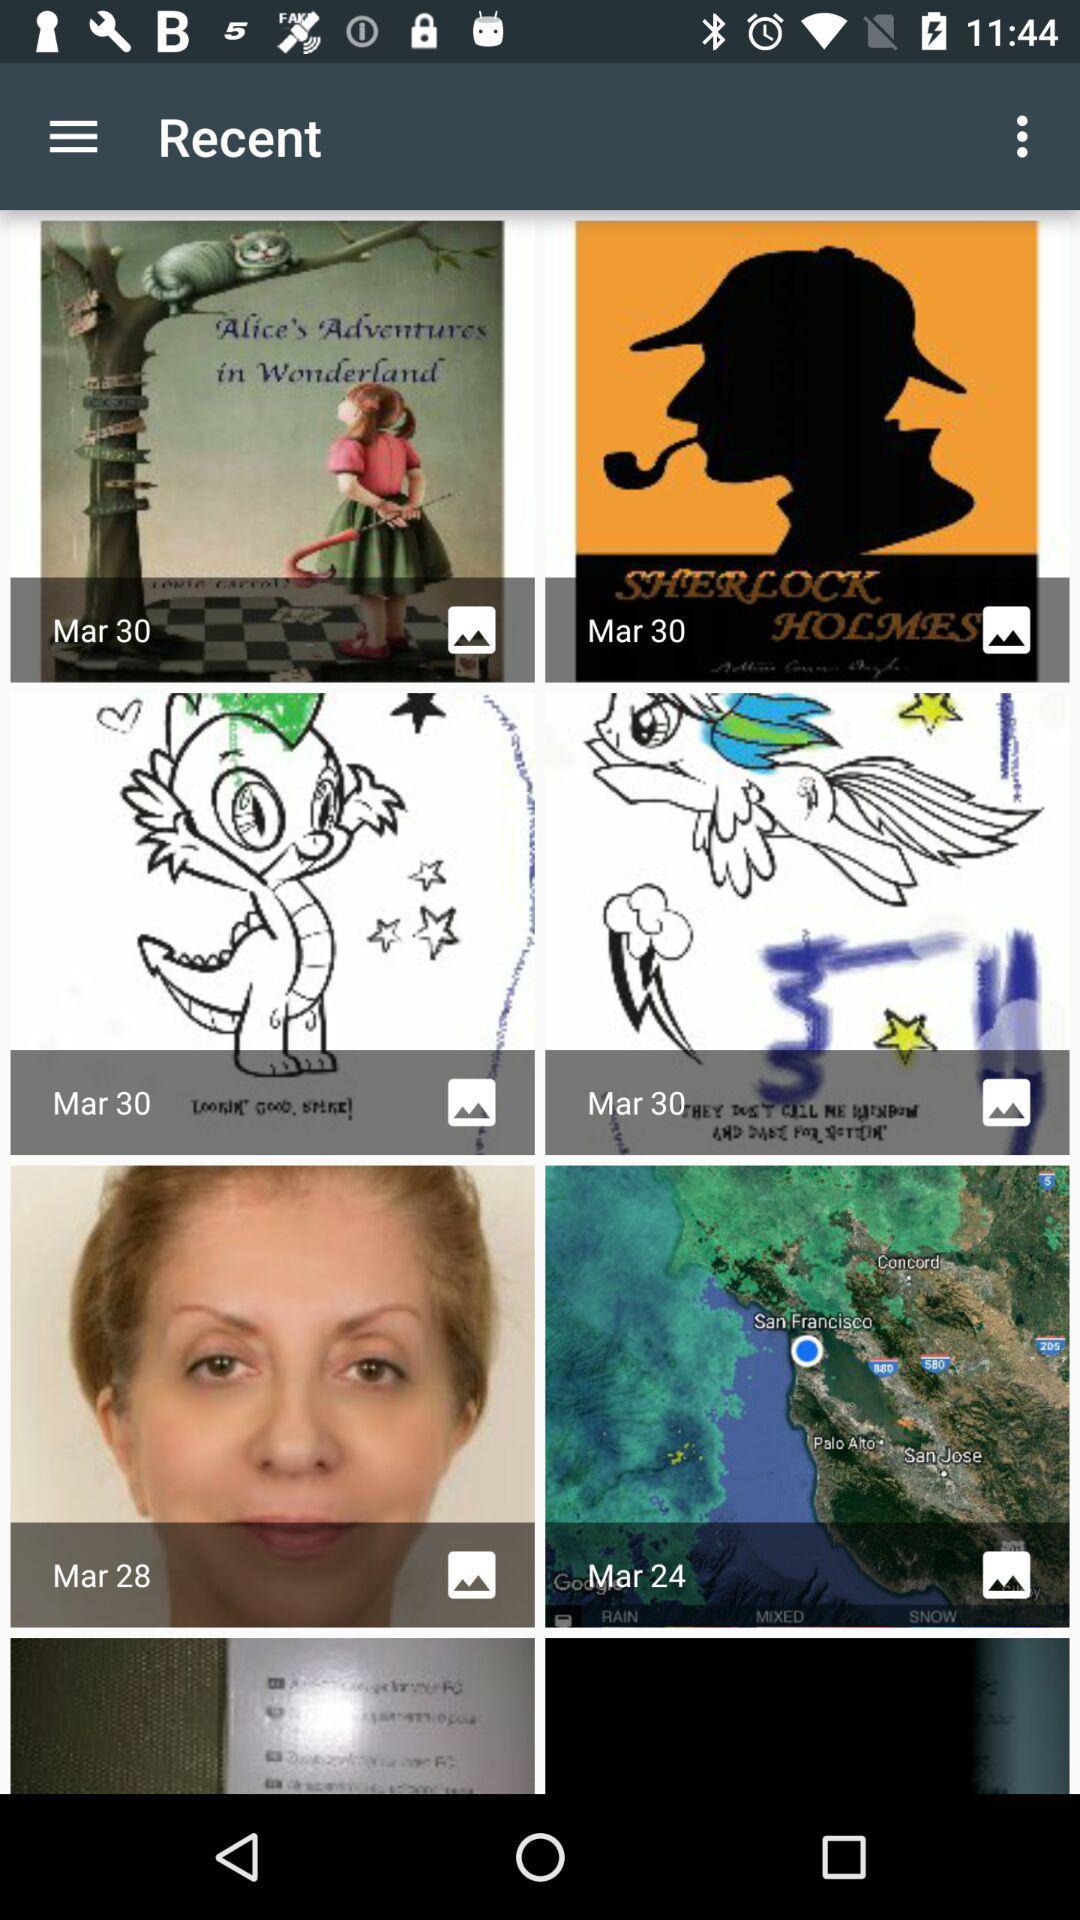 The width and height of the screenshot is (1080, 1920). I want to click on icon next to the recent icon, so click(1027, 135).